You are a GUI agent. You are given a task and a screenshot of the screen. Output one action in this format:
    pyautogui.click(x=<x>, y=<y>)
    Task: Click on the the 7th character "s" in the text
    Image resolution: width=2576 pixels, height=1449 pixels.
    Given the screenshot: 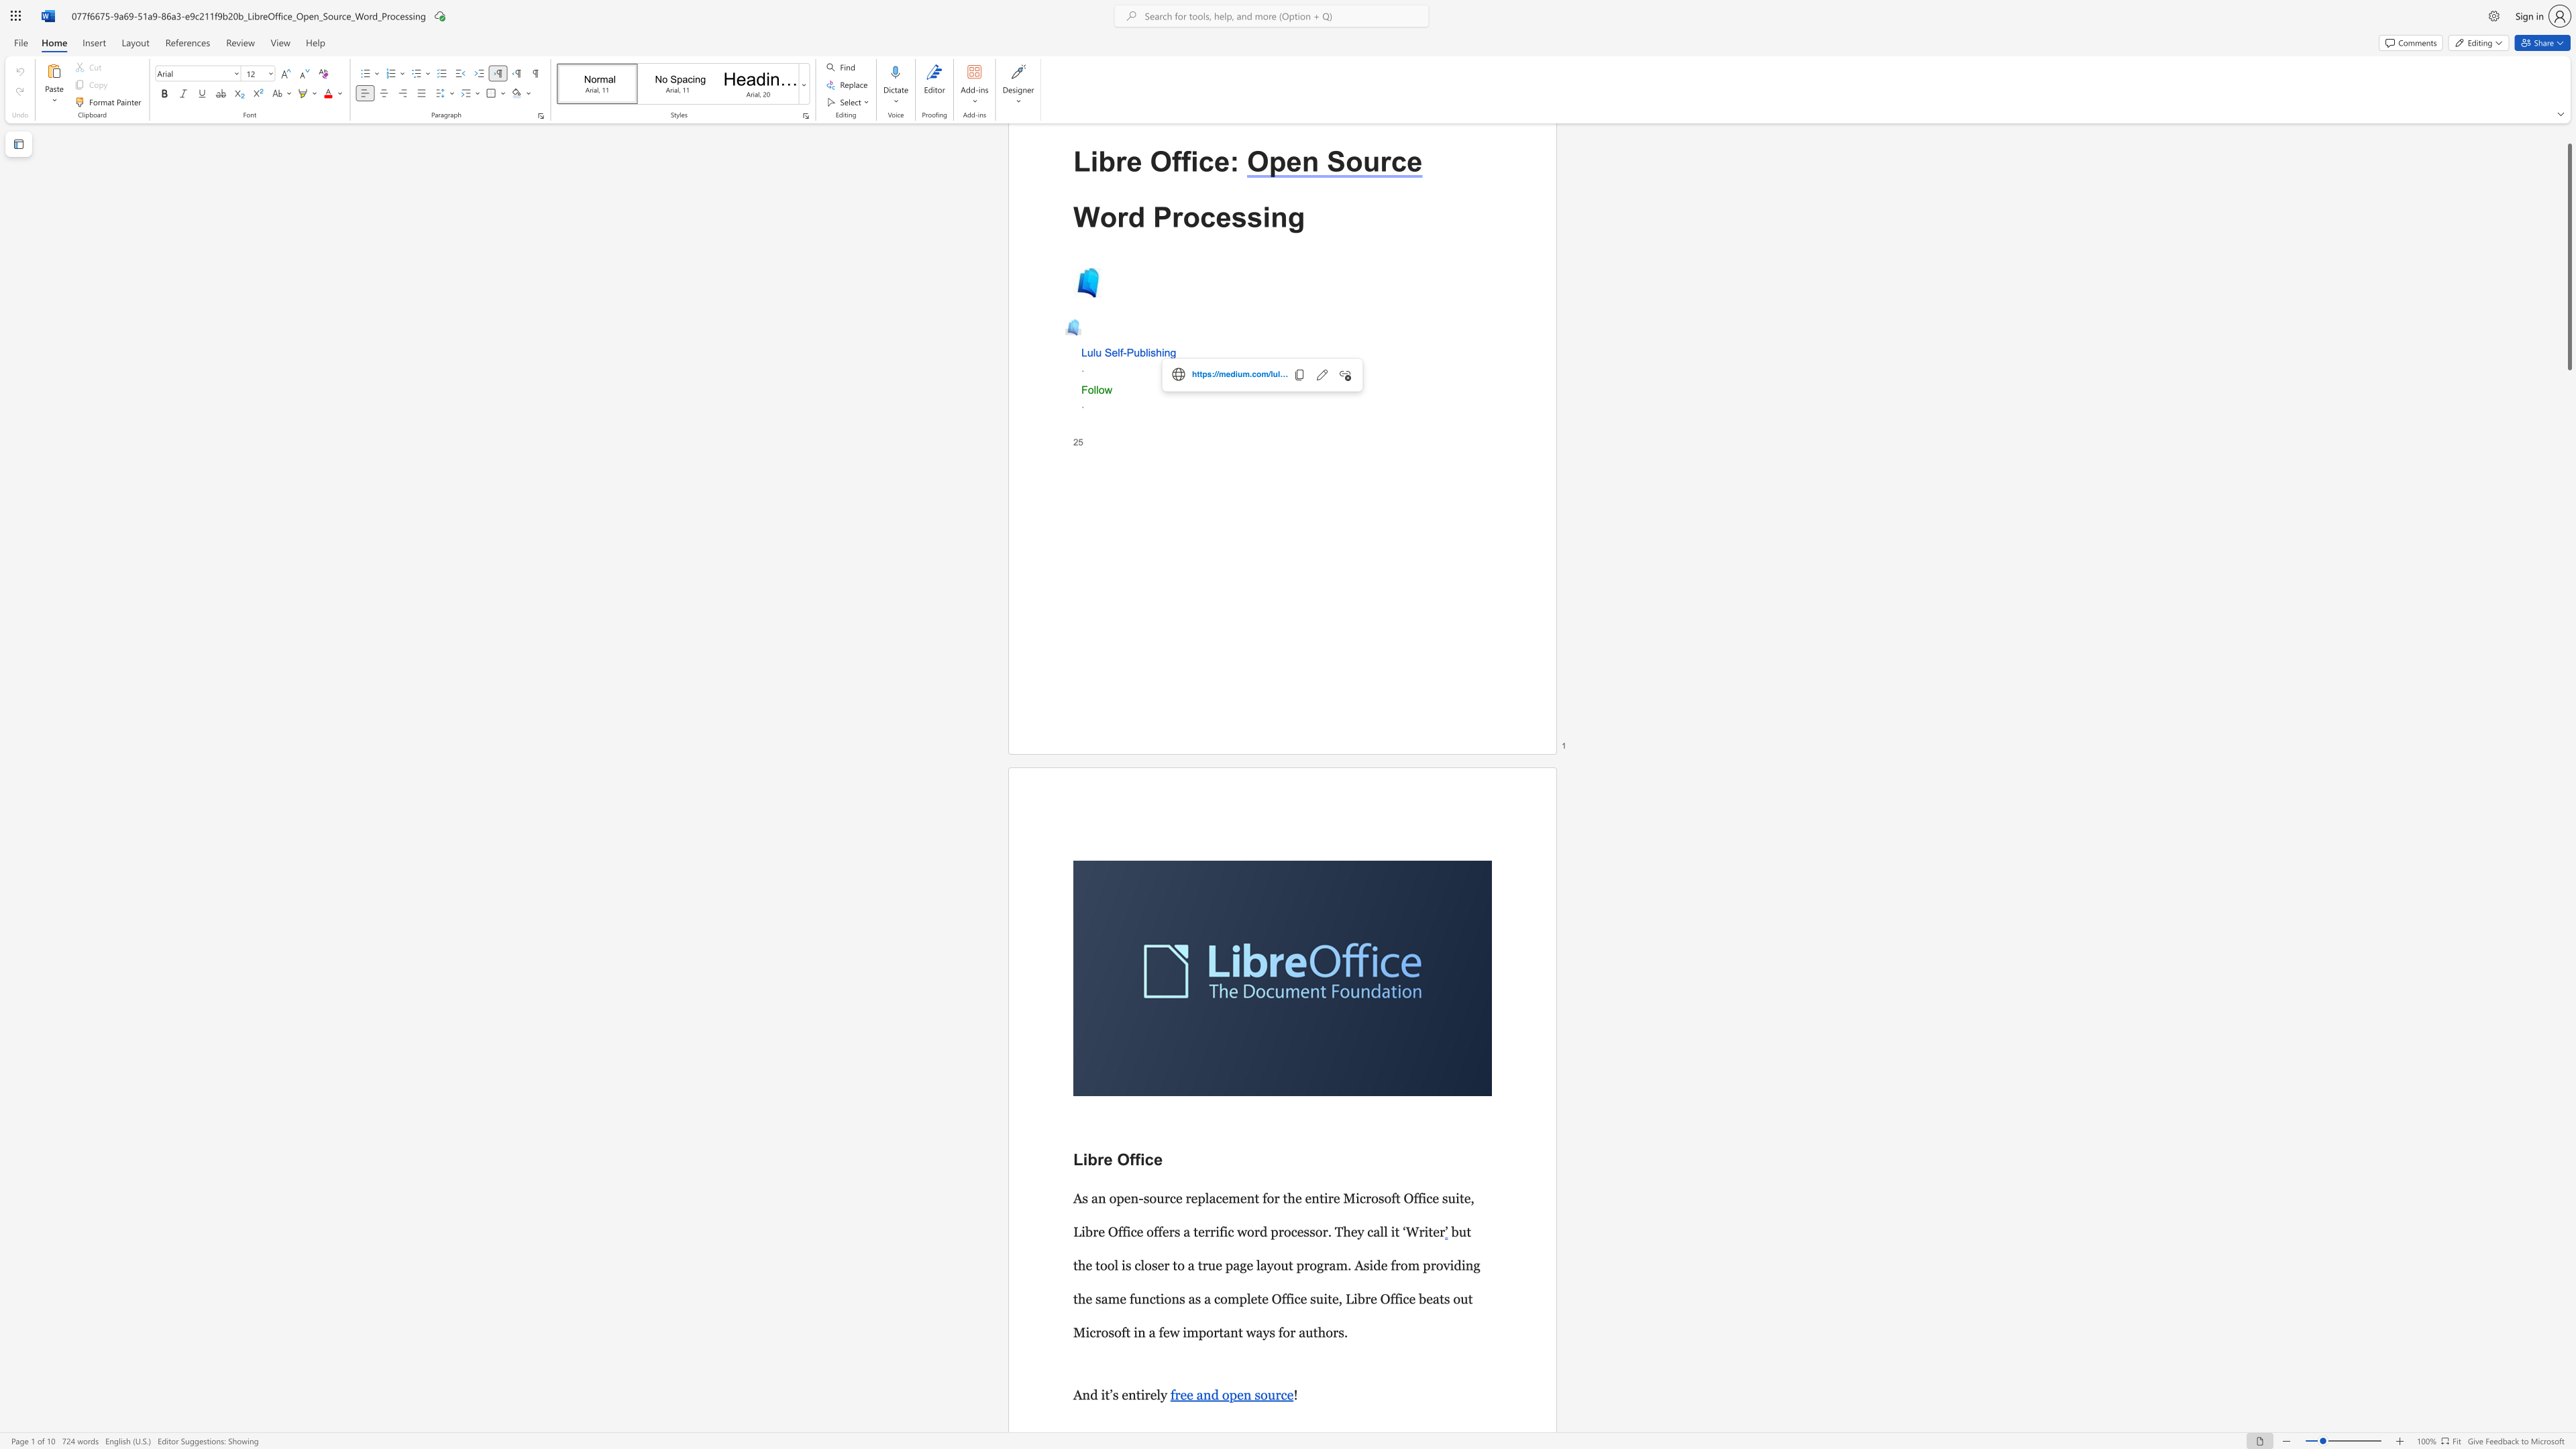 What is the action you would take?
    pyautogui.click(x=1312, y=1231)
    